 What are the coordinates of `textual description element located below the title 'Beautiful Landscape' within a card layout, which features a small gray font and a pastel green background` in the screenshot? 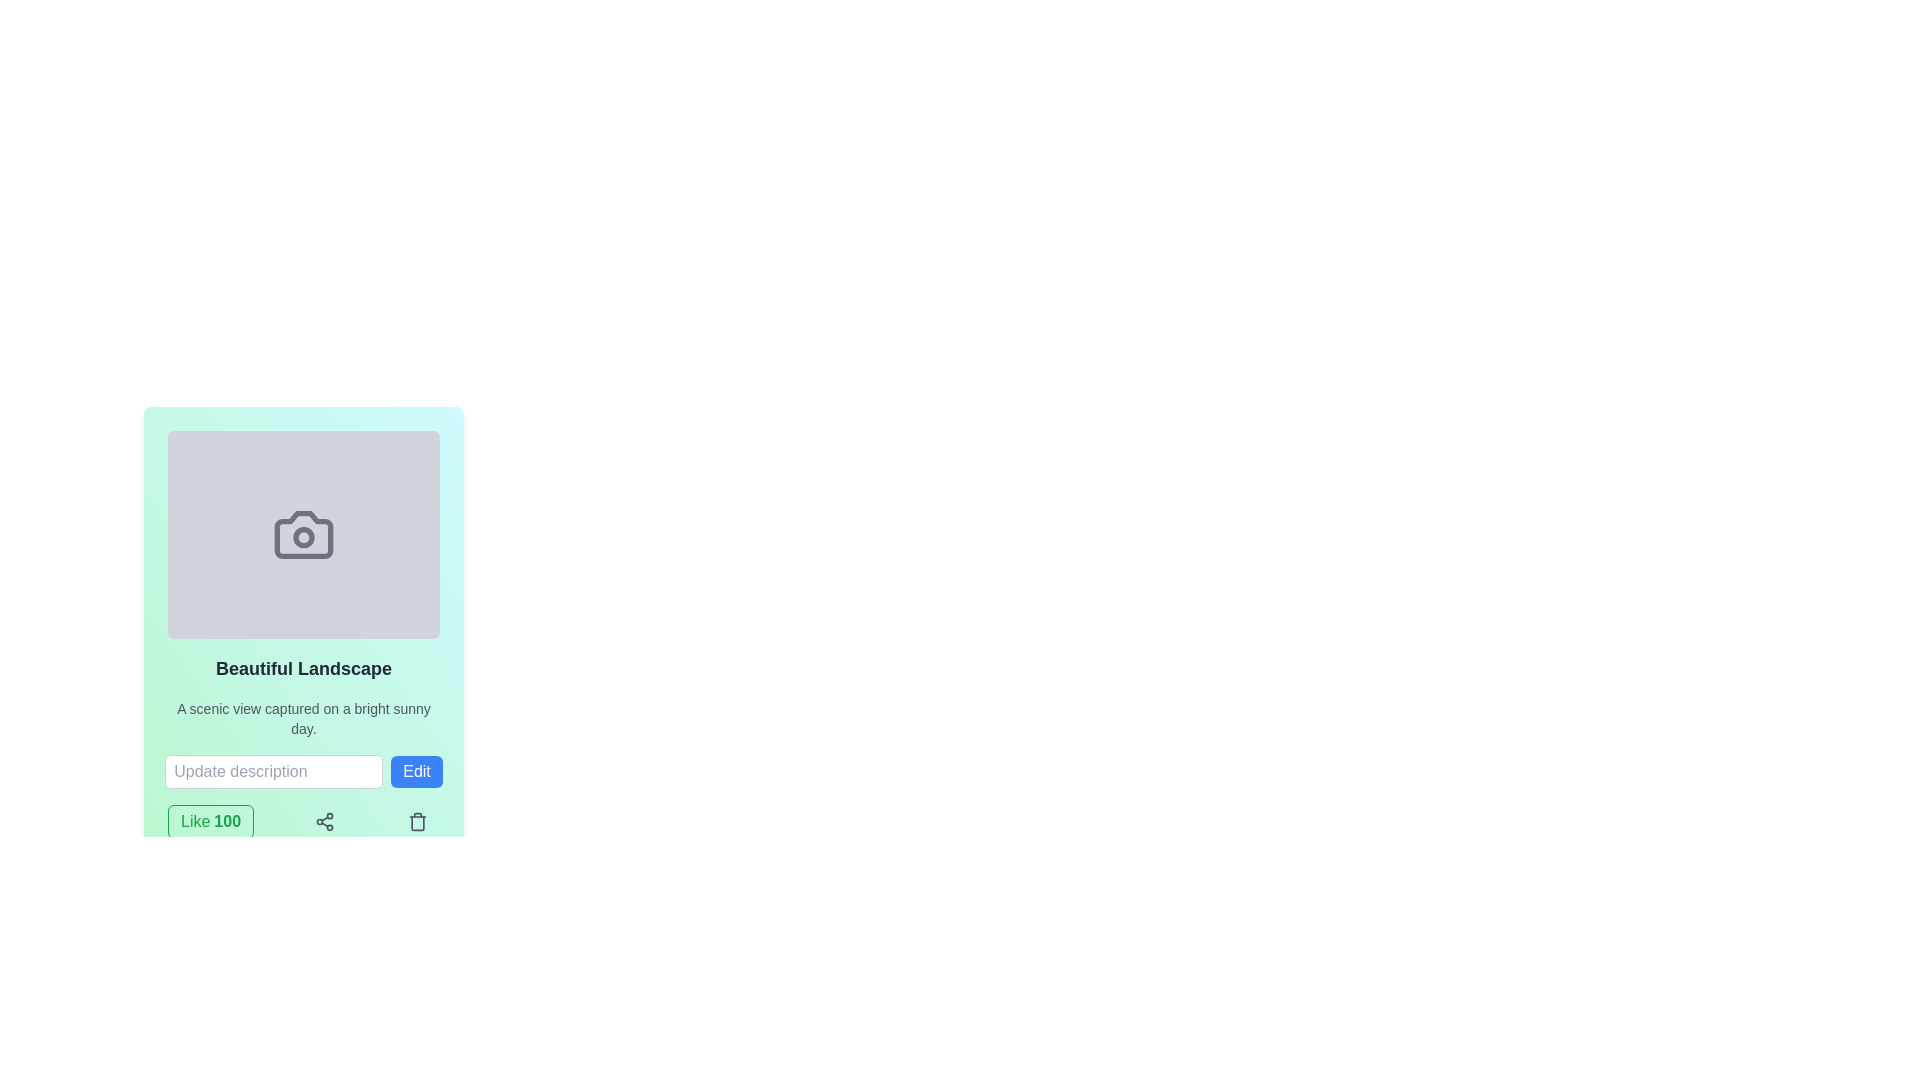 It's located at (302, 717).